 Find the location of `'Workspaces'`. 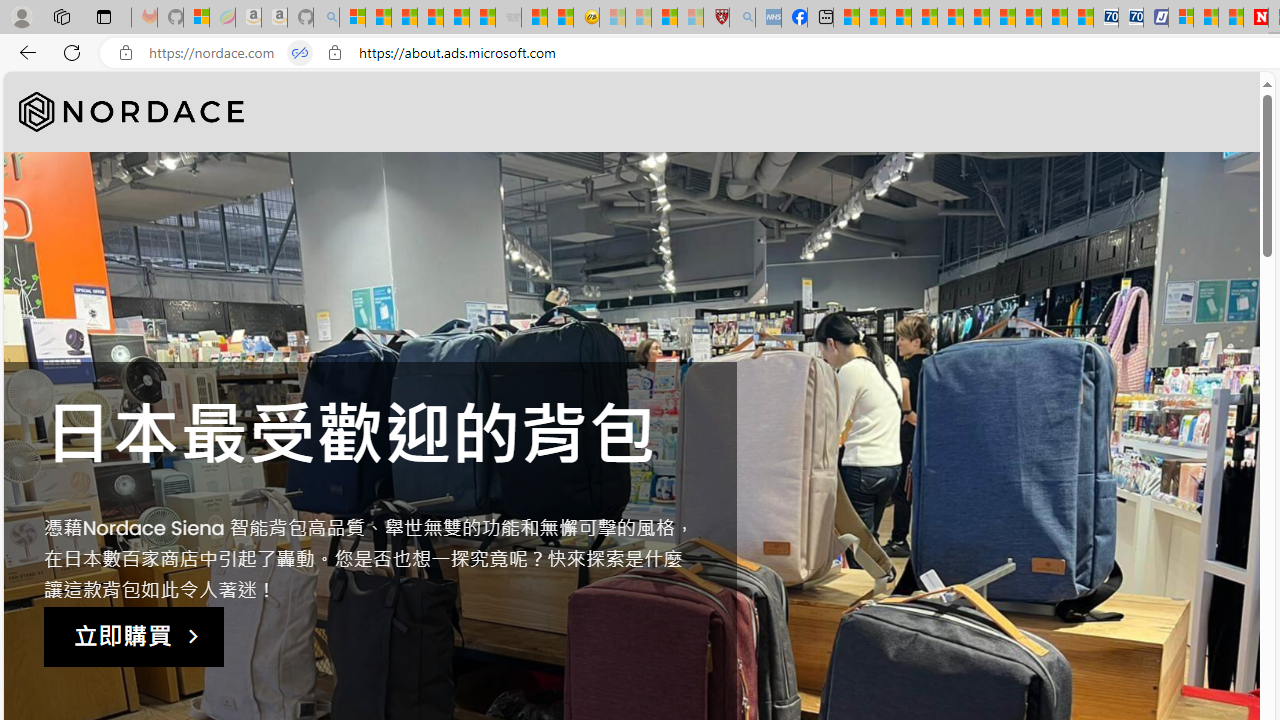

'Workspaces' is located at coordinates (61, 16).